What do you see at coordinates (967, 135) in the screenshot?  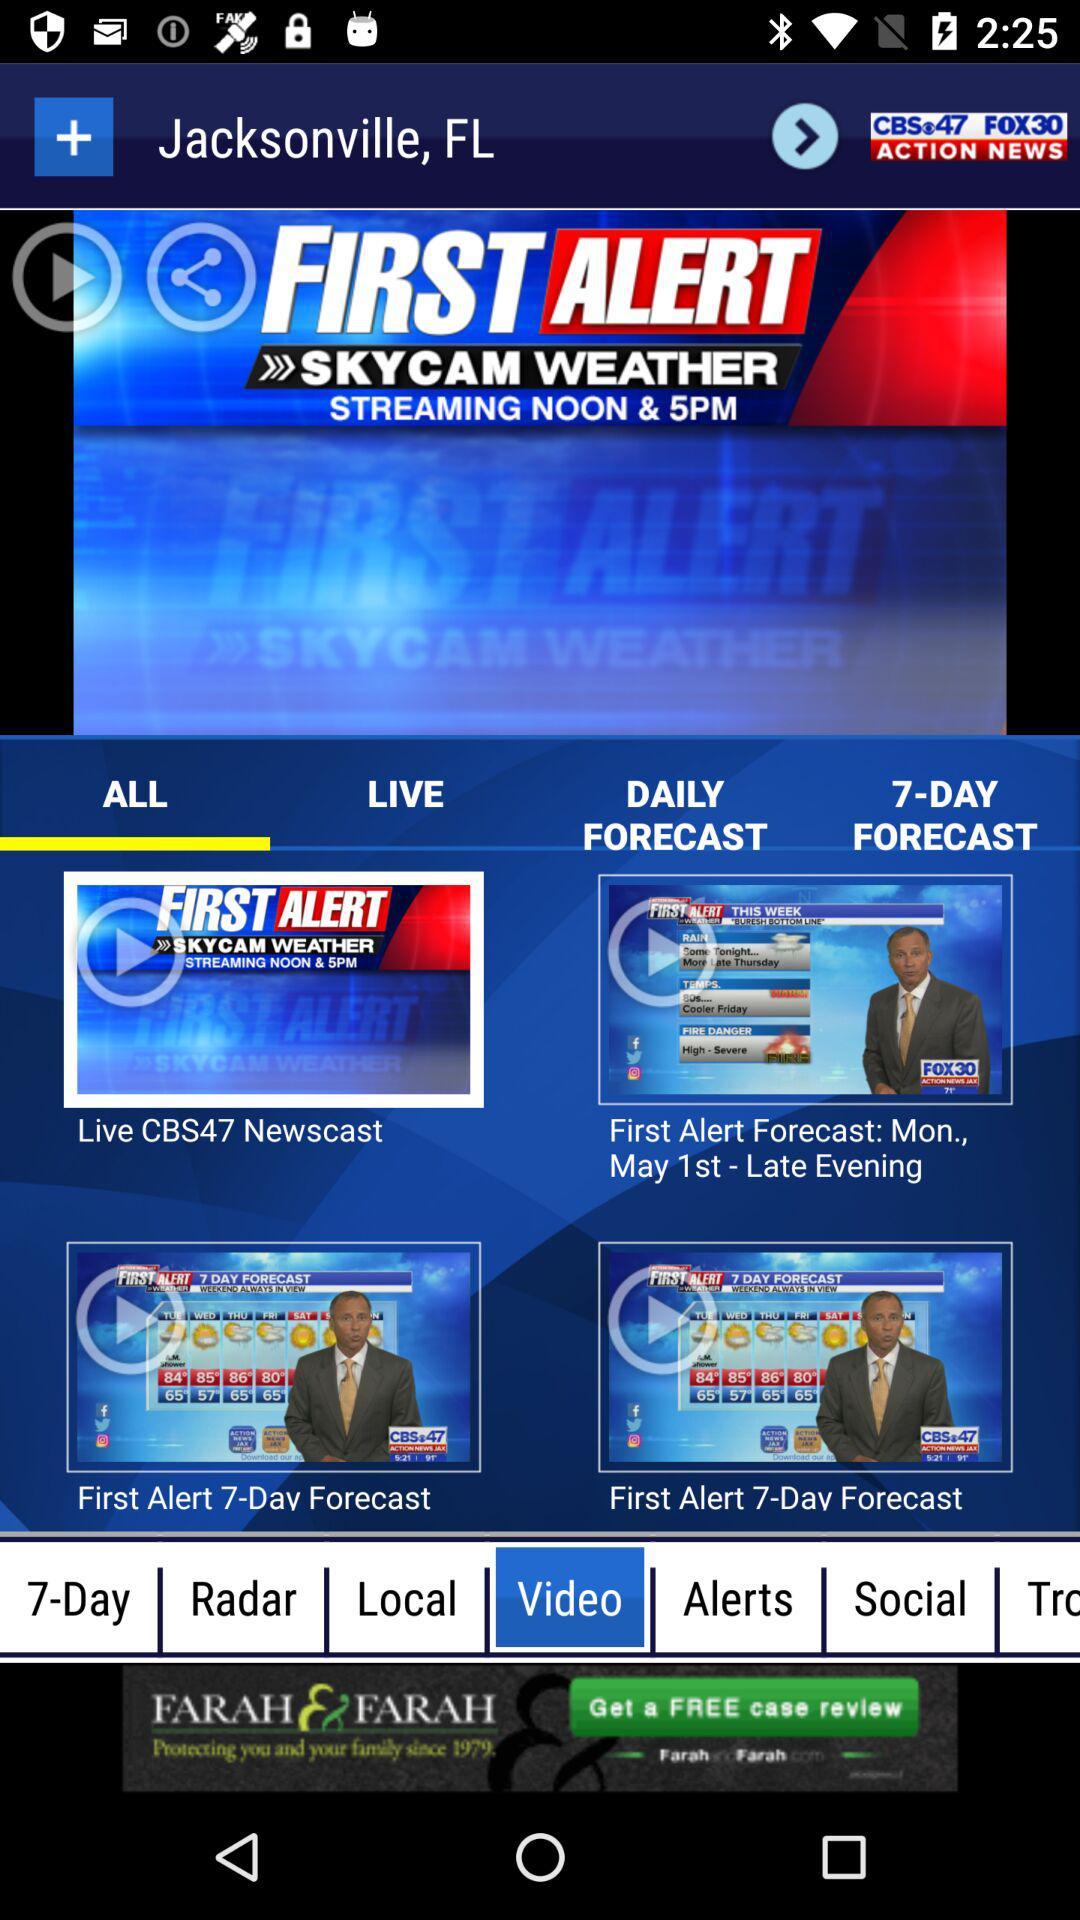 I see `the news homepage` at bounding box center [967, 135].